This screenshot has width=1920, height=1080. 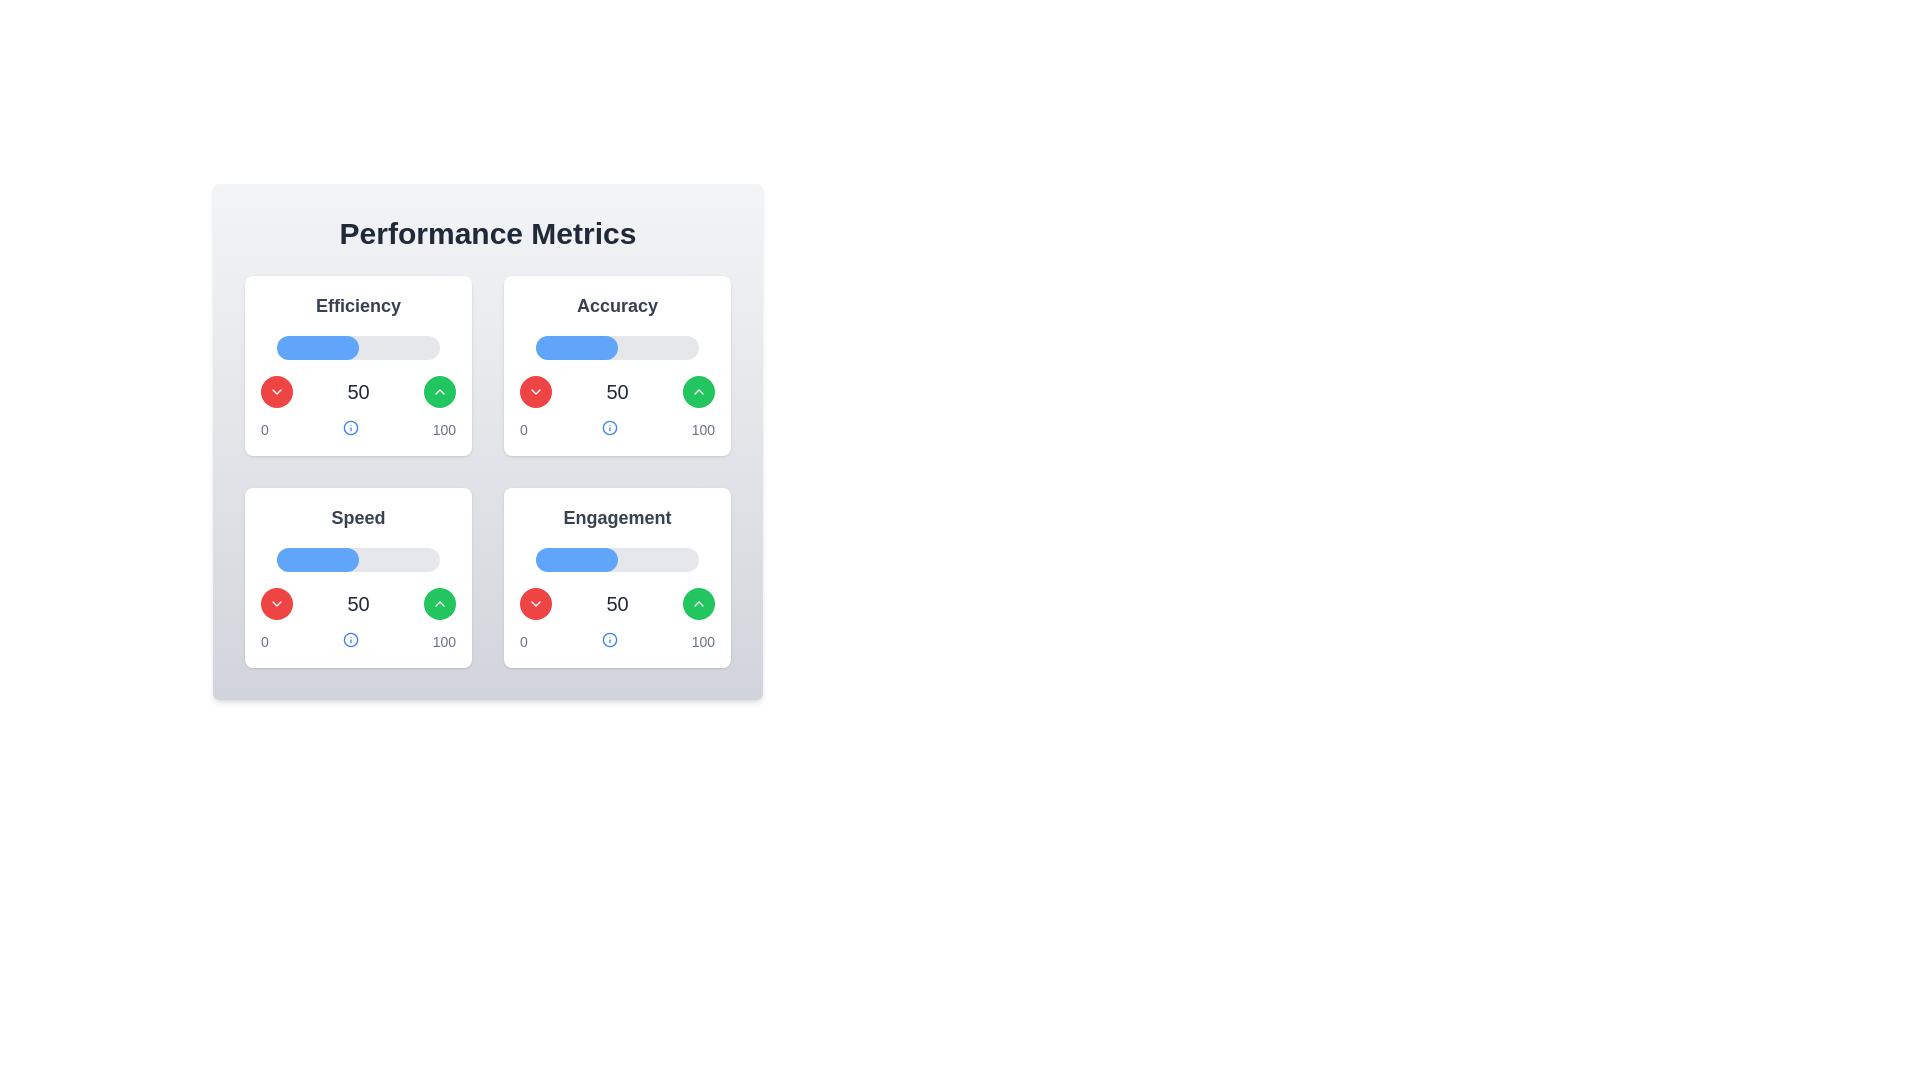 I want to click on the filled portion of the 'Efficiency' progress bar, which is a blue, rounded rectangle occupying the left 50% of the bar, so click(x=316, y=346).